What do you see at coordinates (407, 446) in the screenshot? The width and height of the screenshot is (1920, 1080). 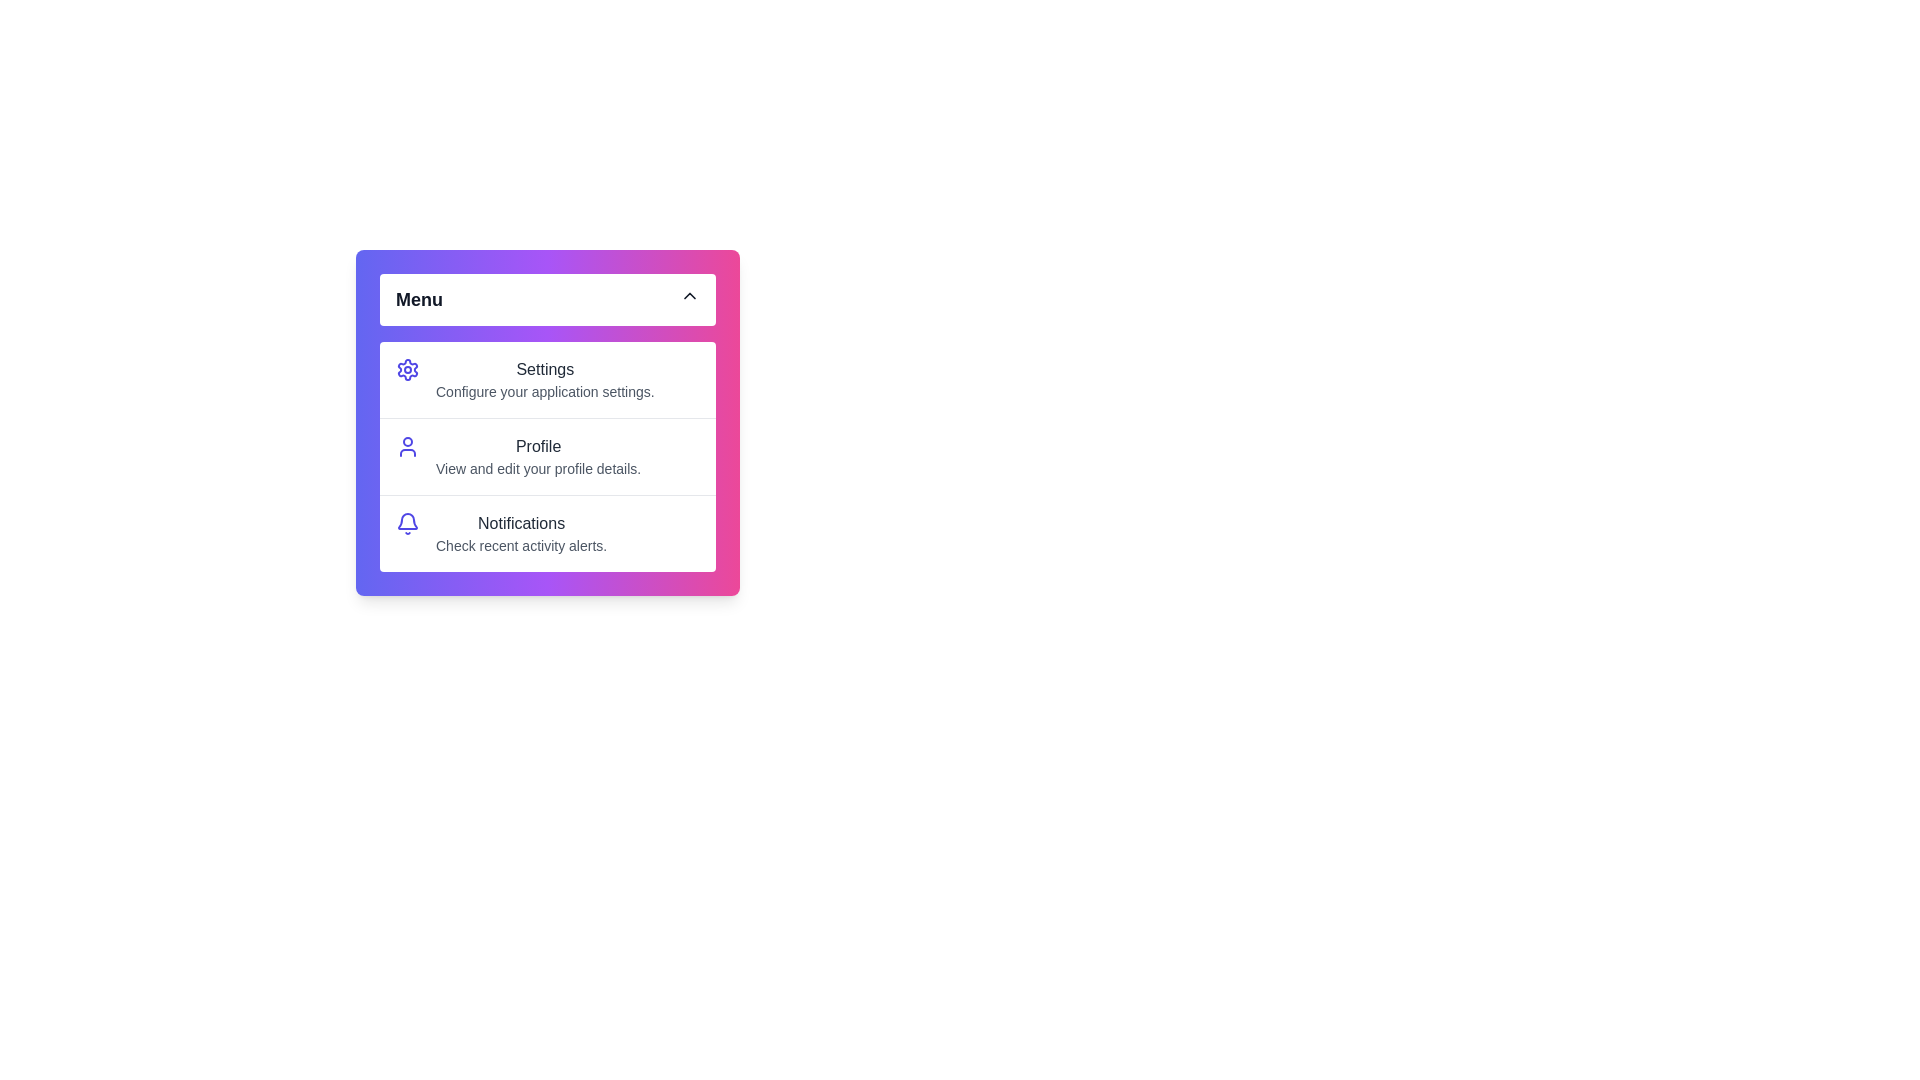 I see `the Profile icon in the menu` at bounding box center [407, 446].